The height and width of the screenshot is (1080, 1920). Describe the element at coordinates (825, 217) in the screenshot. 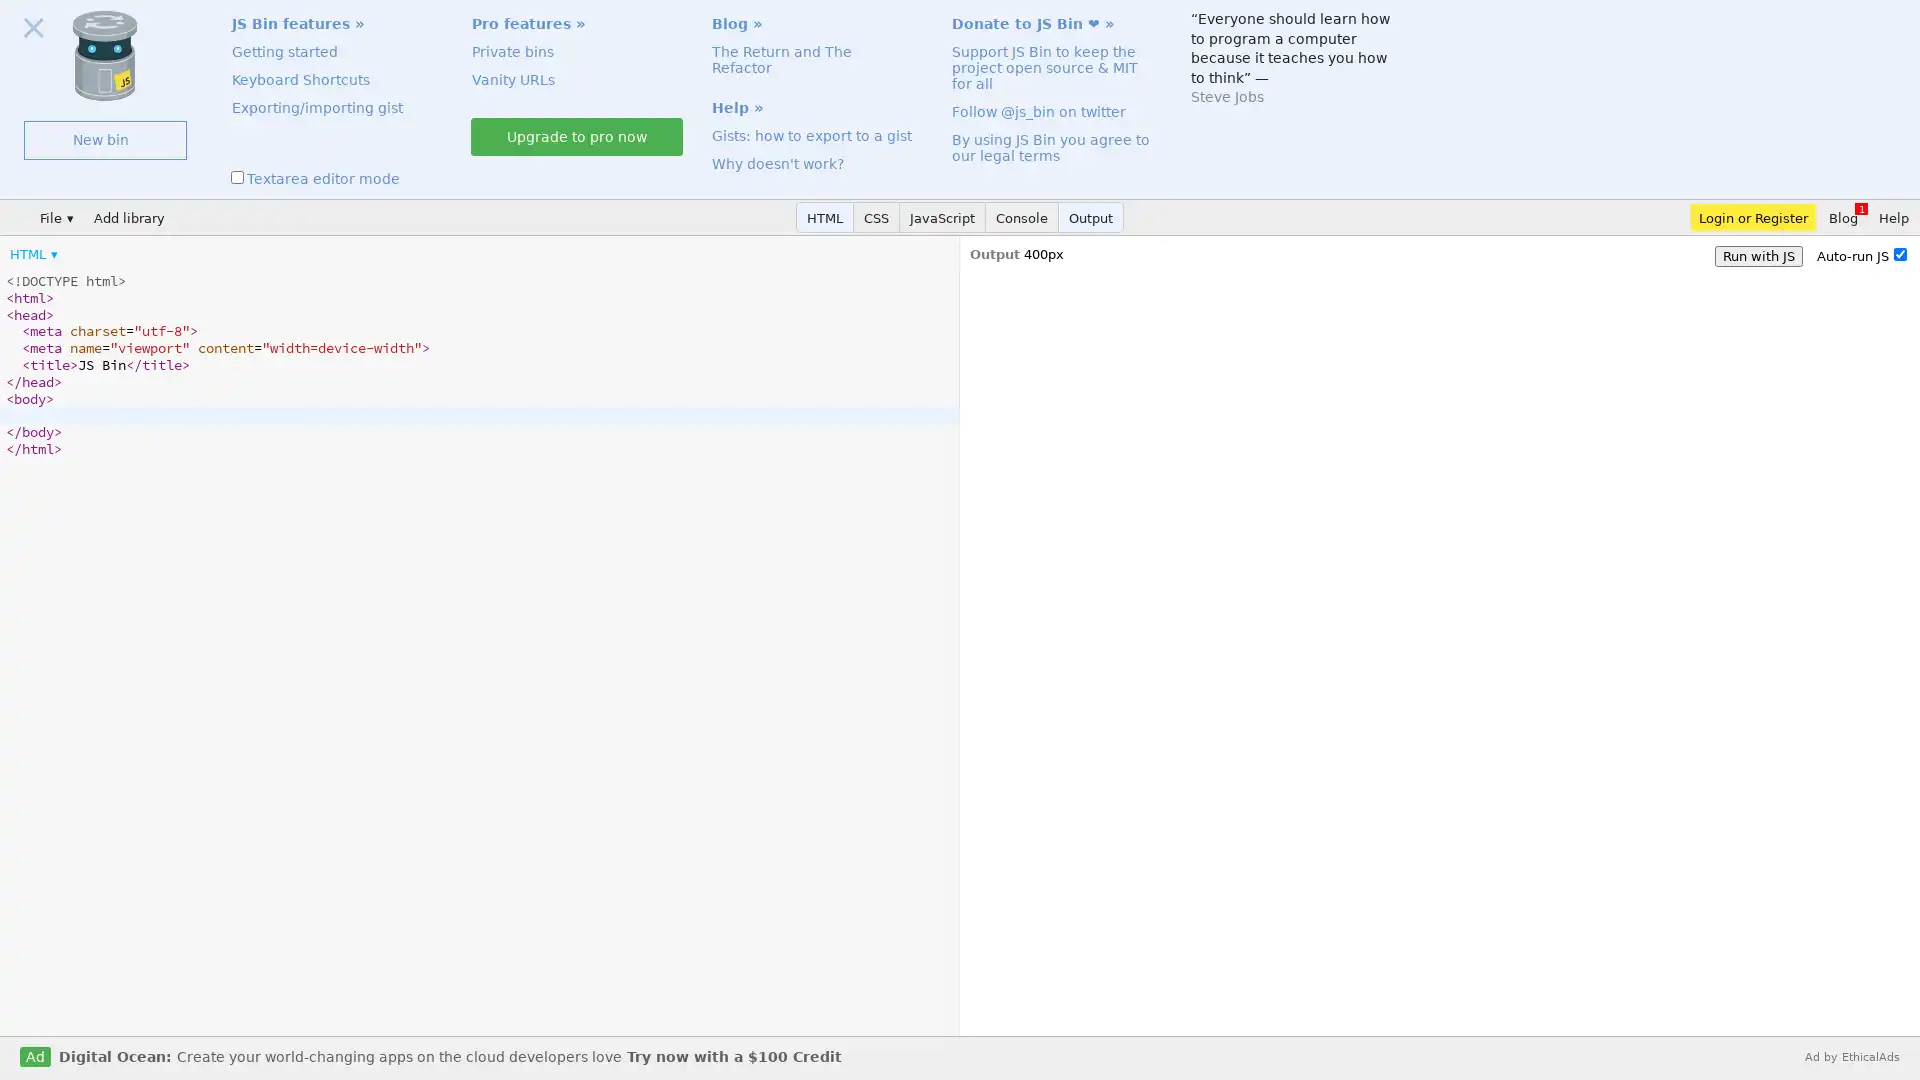

I see `HTML Panel: Active` at that location.